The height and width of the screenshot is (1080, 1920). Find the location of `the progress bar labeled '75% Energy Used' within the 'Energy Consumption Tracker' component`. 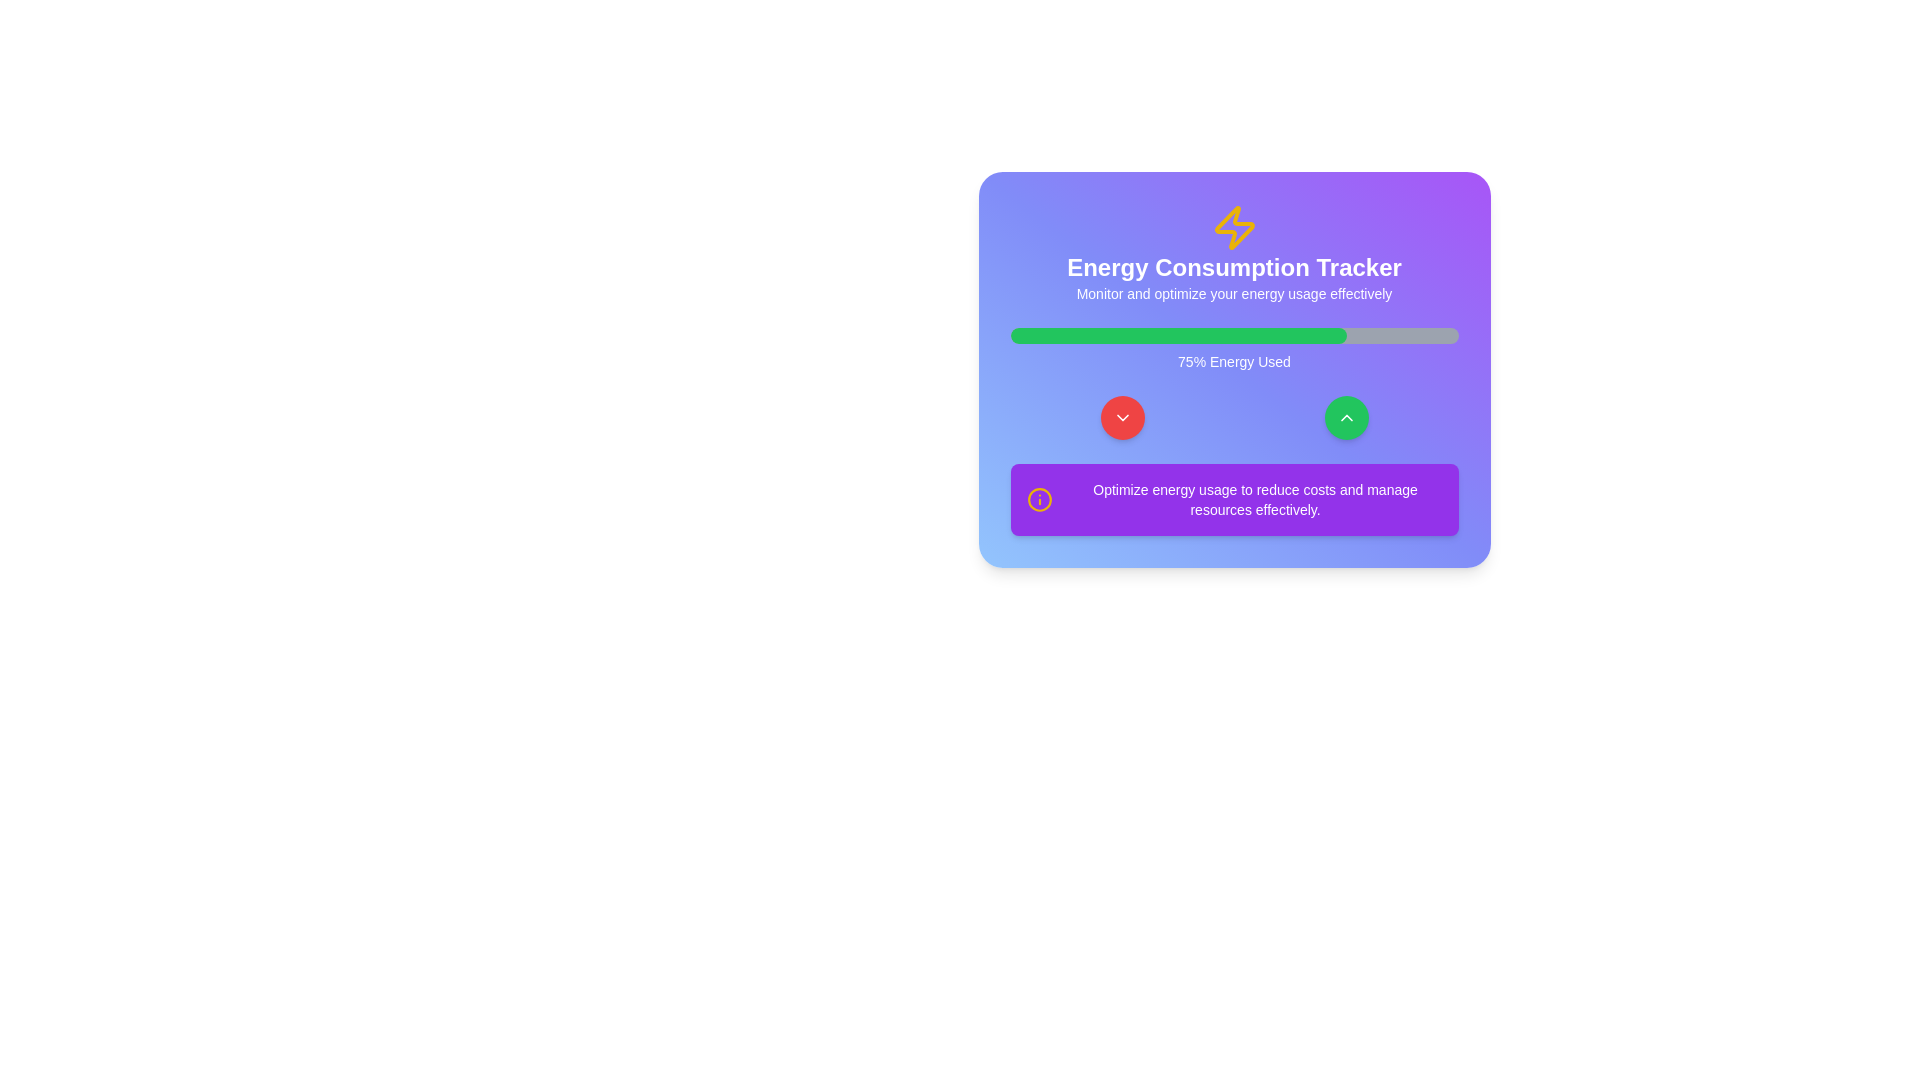

the progress bar labeled '75% Energy Used' within the 'Energy Consumption Tracker' component is located at coordinates (1233, 349).